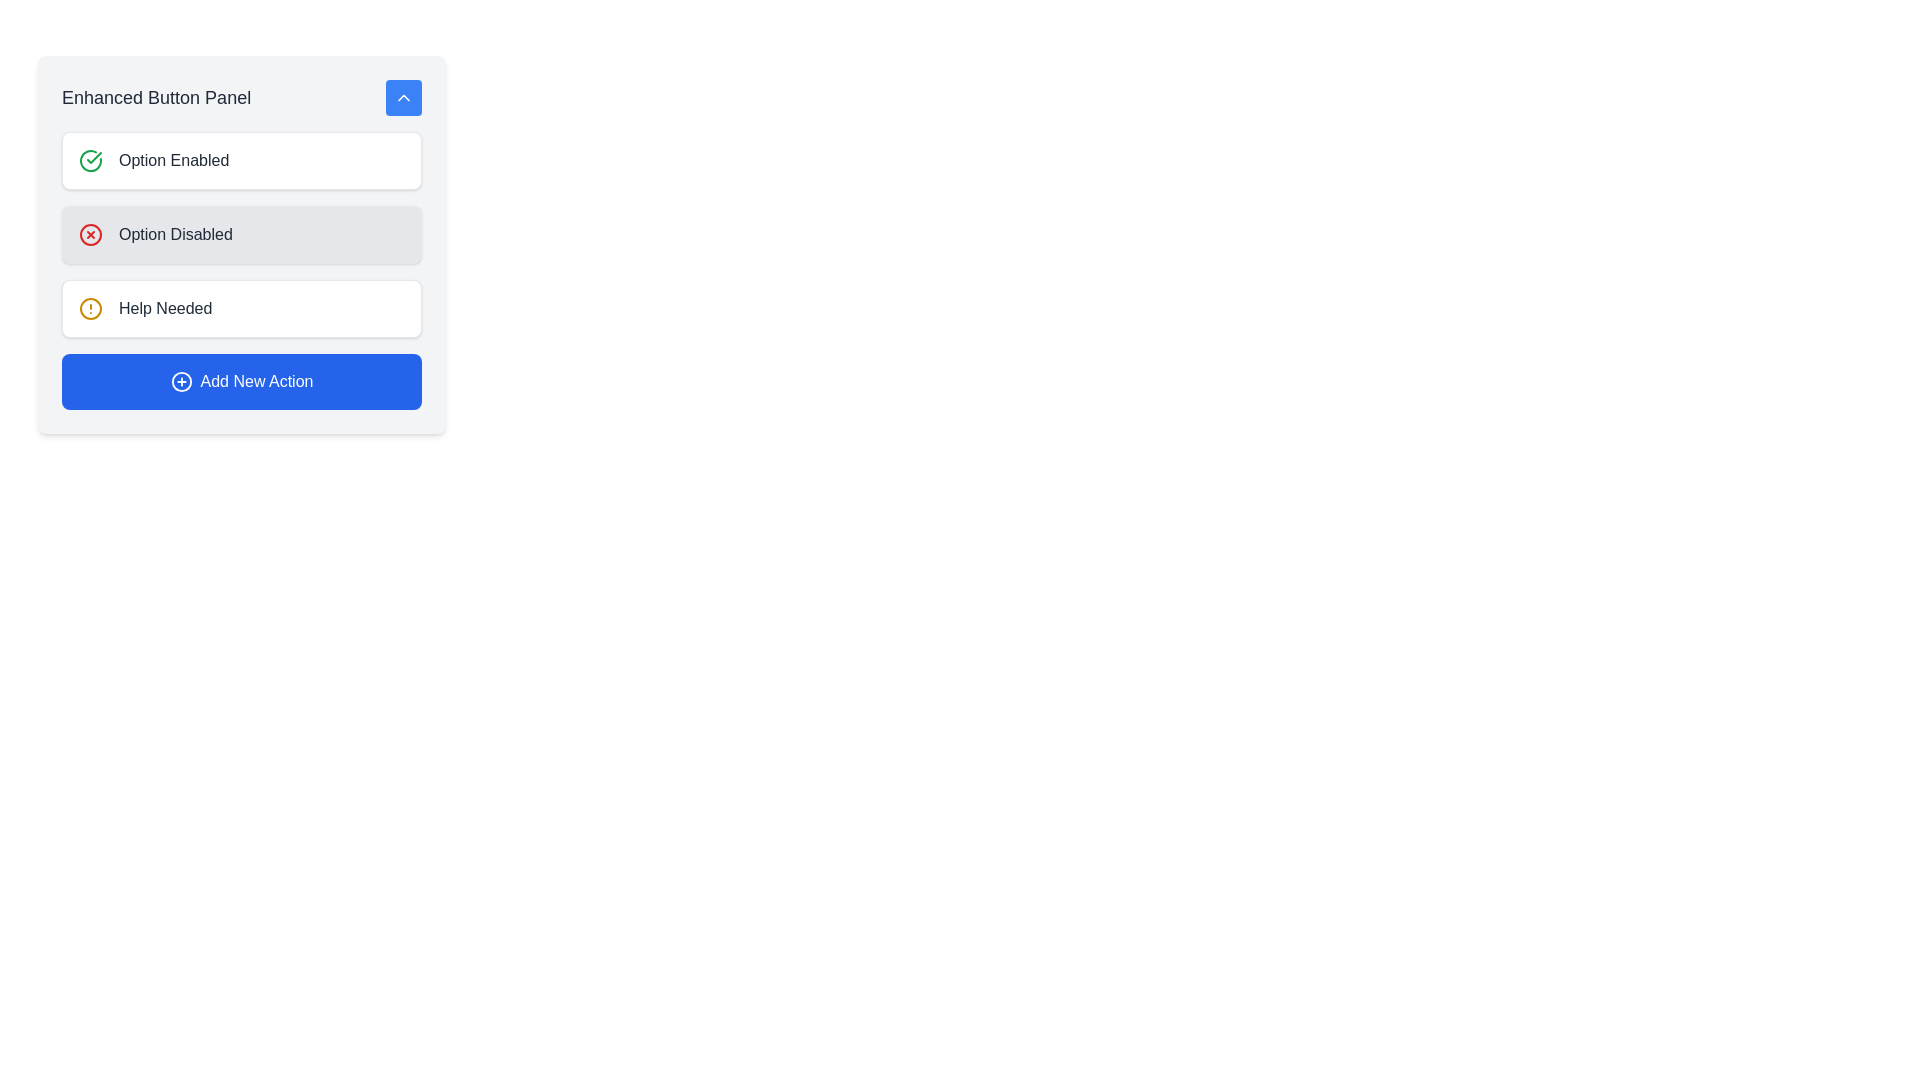 This screenshot has width=1920, height=1080. Describe the element at coordinates (90, 308) in the screenshot. I see `the SVG Circle element located within the 'Help Needed' button area of the 'Enhanced Button Panel', serving as a visual cue for alerts or notifications` at that location.